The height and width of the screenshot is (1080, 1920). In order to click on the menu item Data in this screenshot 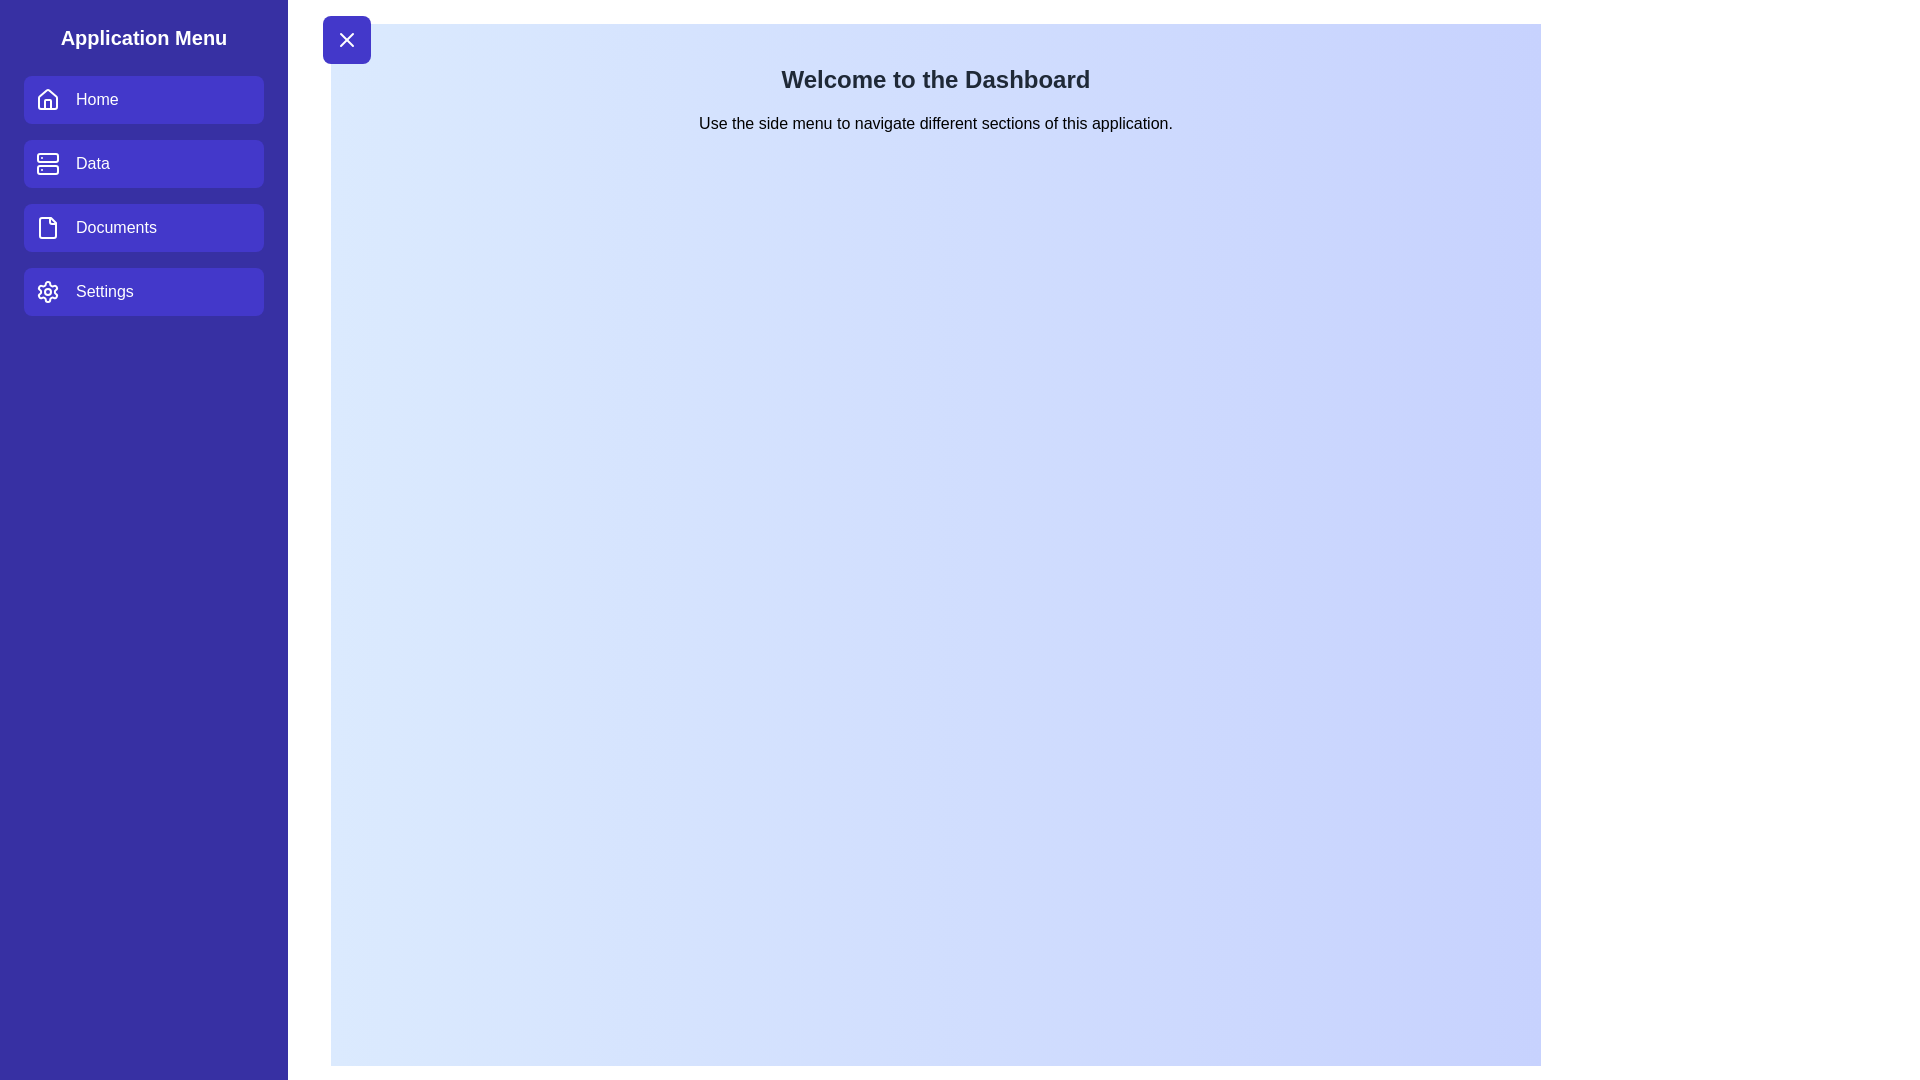, I will do `click(143, 163)`.